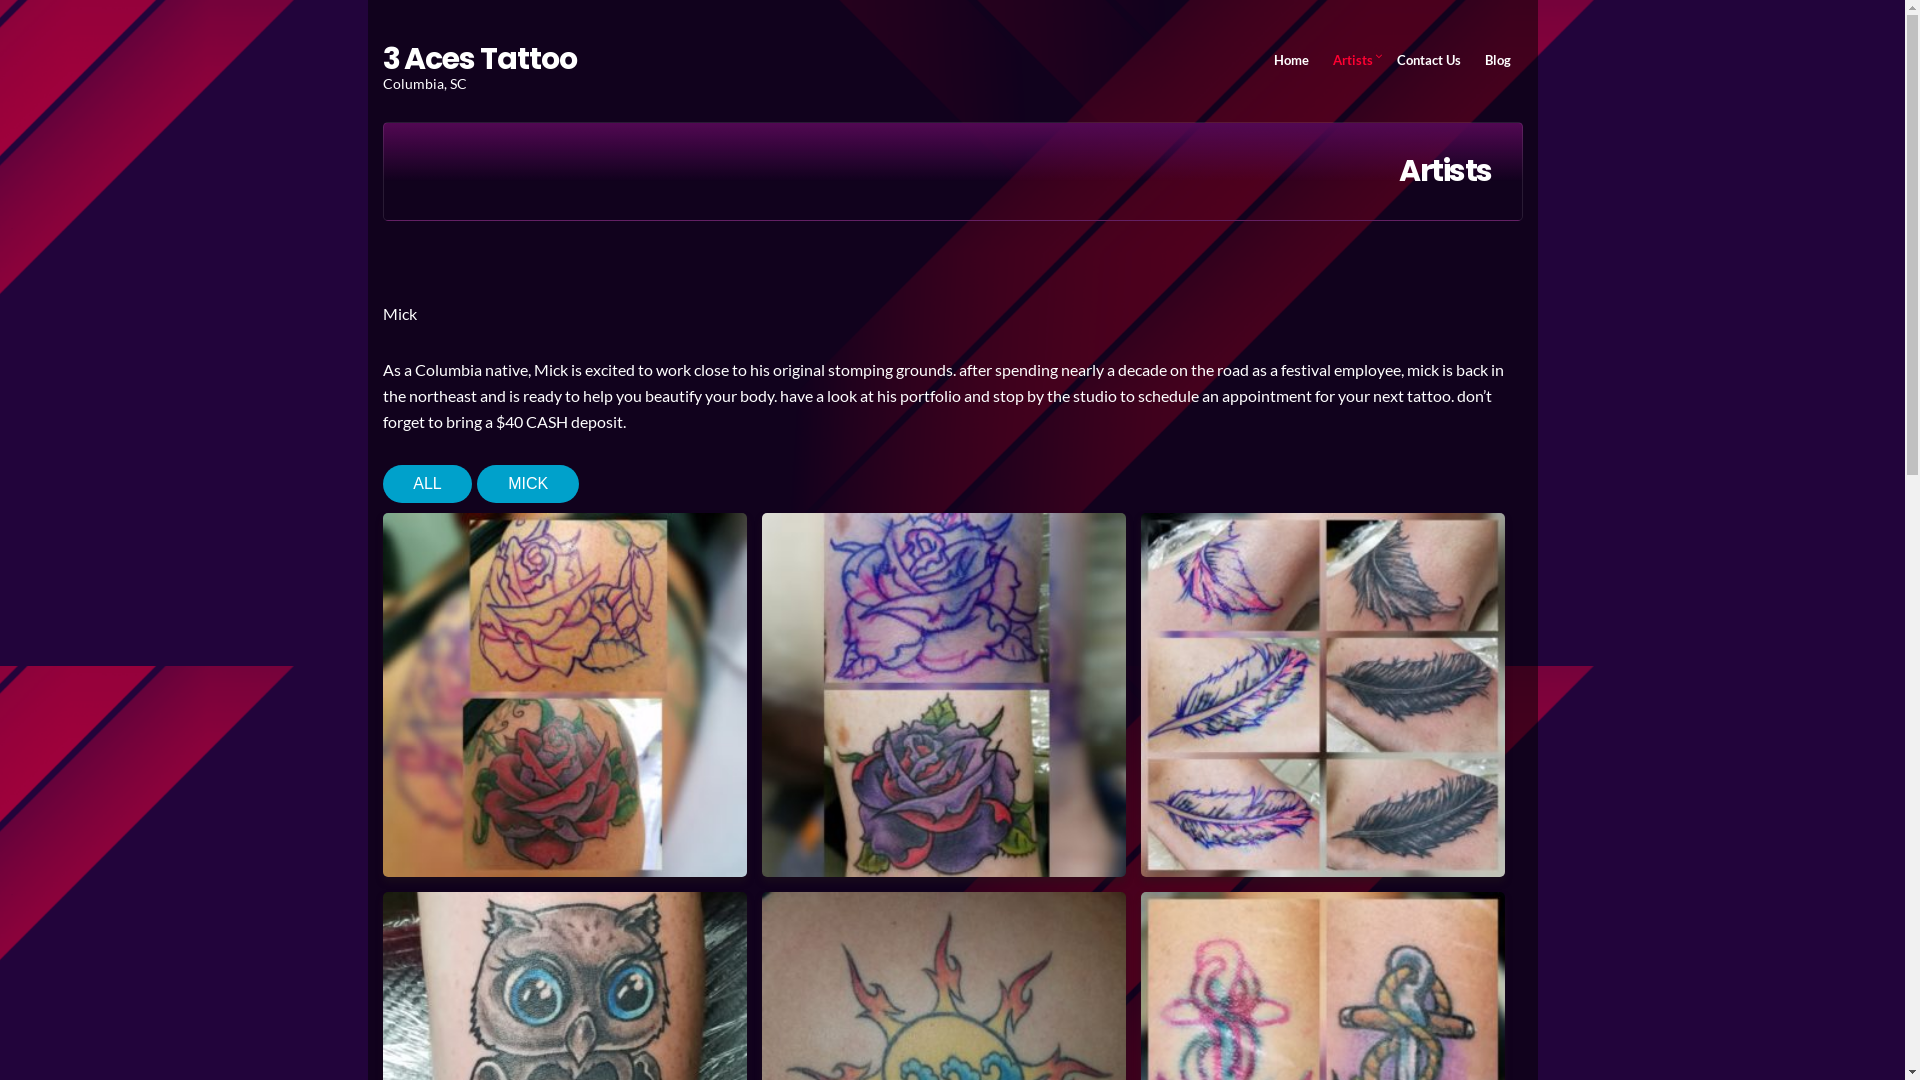 The height and width of the screenshot is (1080, 1920). I want to click on 'IMG_20170615_222037_687', so click(761, 693).